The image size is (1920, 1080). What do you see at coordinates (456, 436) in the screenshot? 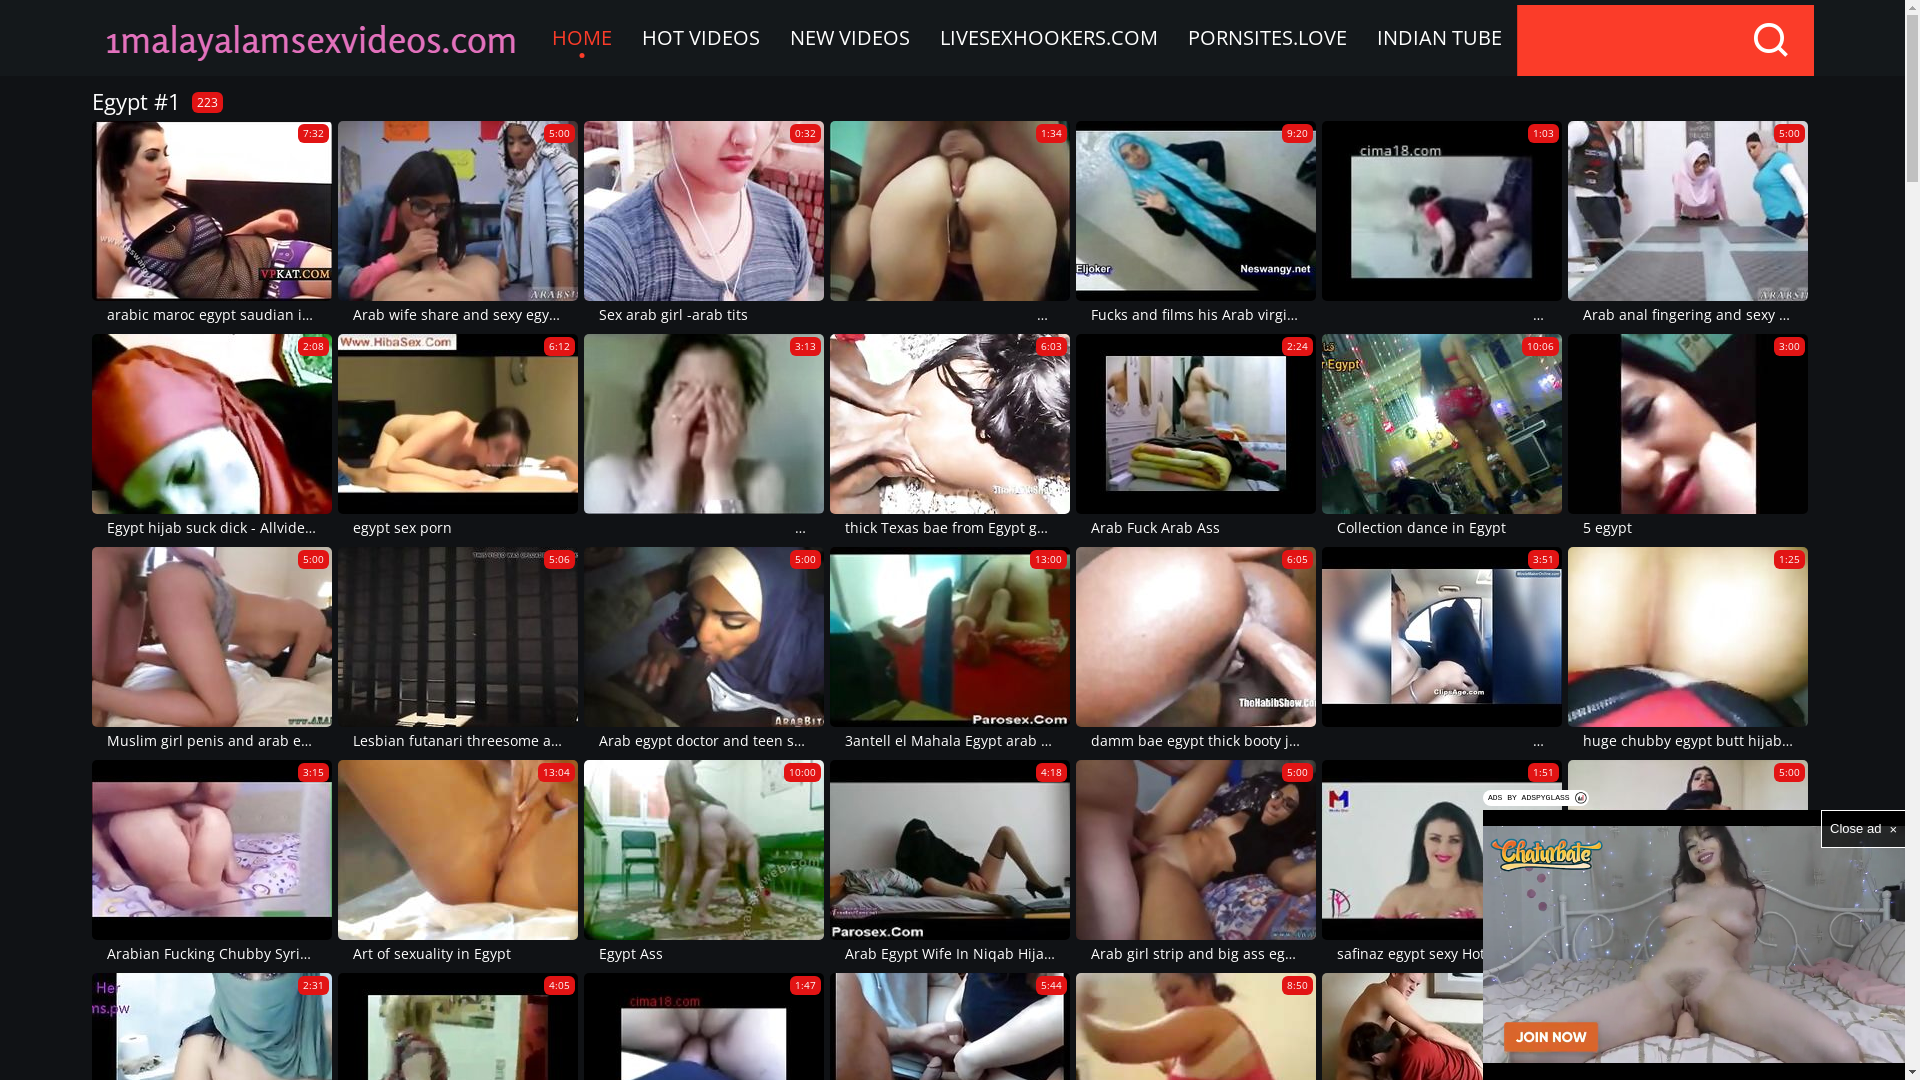
I see `'6:12` at bounding box center [456, 436].